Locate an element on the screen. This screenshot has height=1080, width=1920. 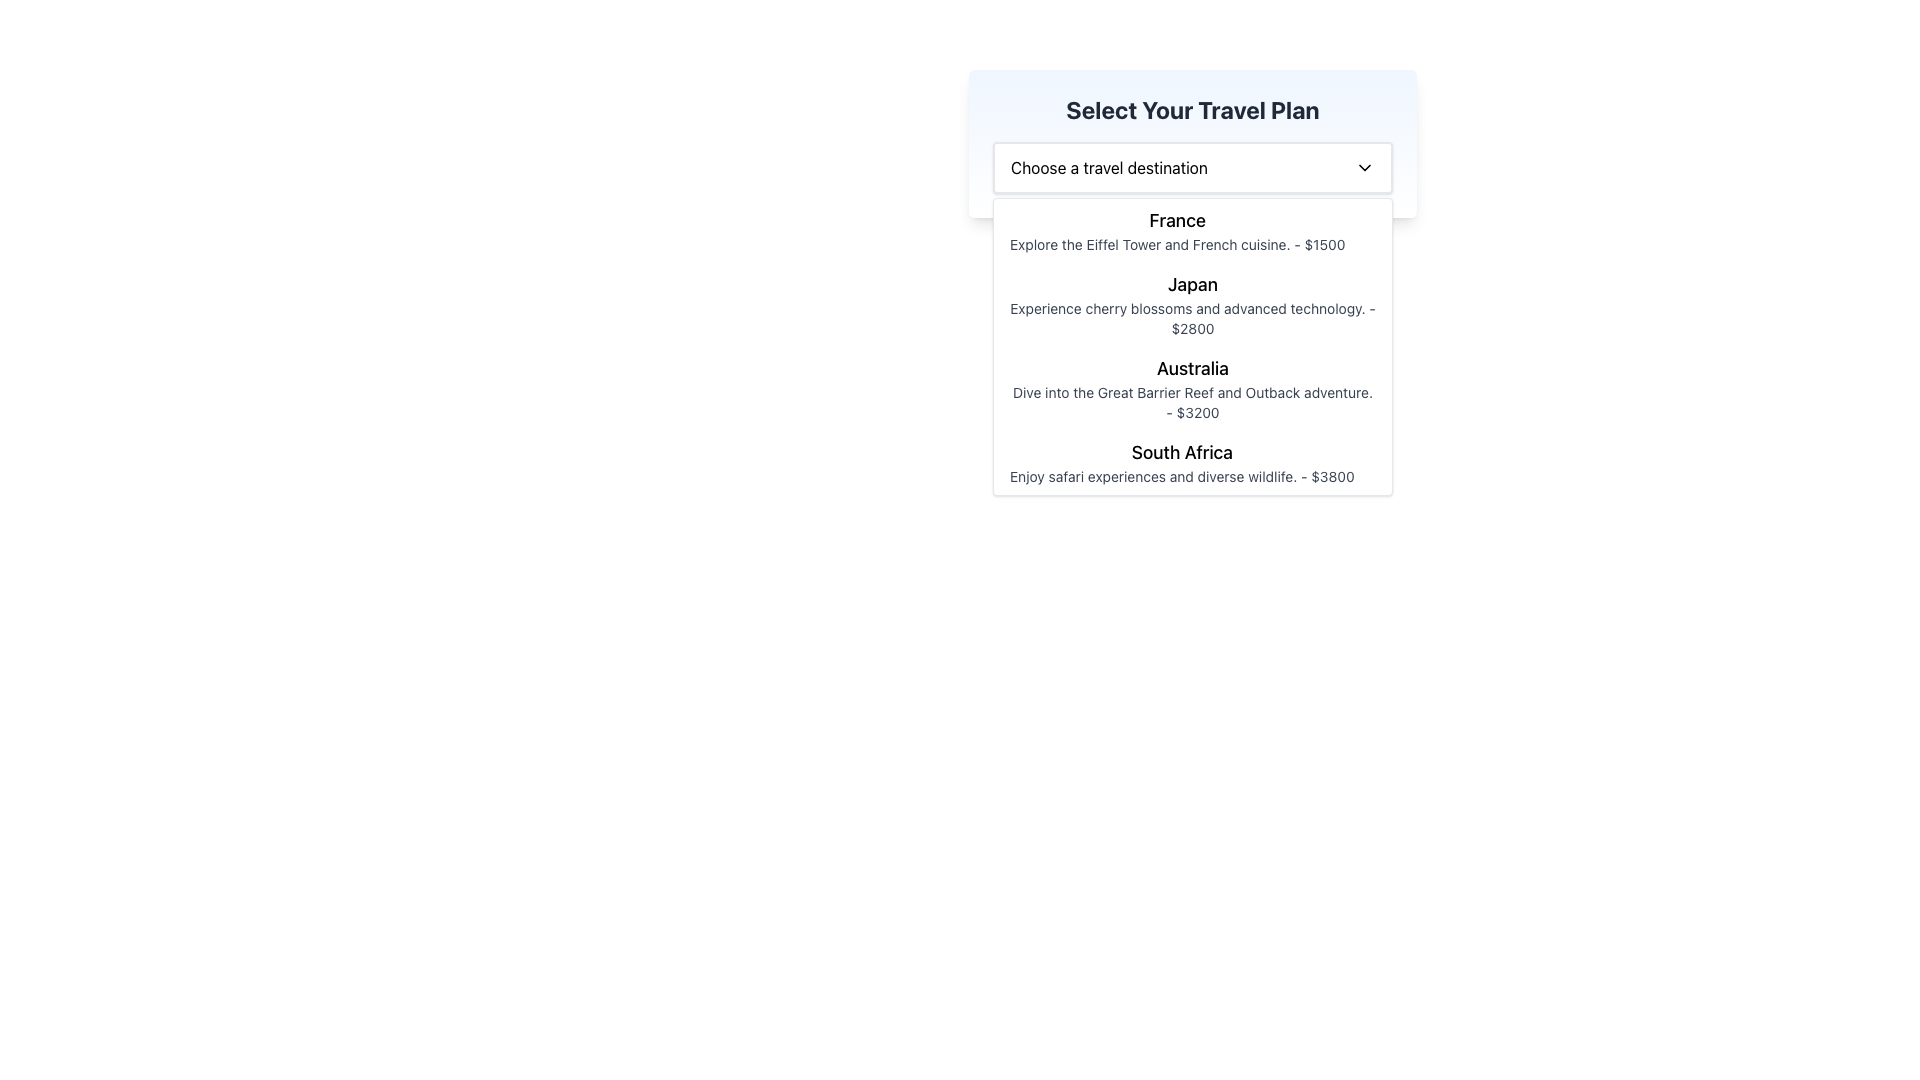
information presented in the last item of the dropdown menu titled 'Select Your Travel Plan', which describes the travel destination 'South Africa' with its title and detailed description is located at coordinates (1193, 462).